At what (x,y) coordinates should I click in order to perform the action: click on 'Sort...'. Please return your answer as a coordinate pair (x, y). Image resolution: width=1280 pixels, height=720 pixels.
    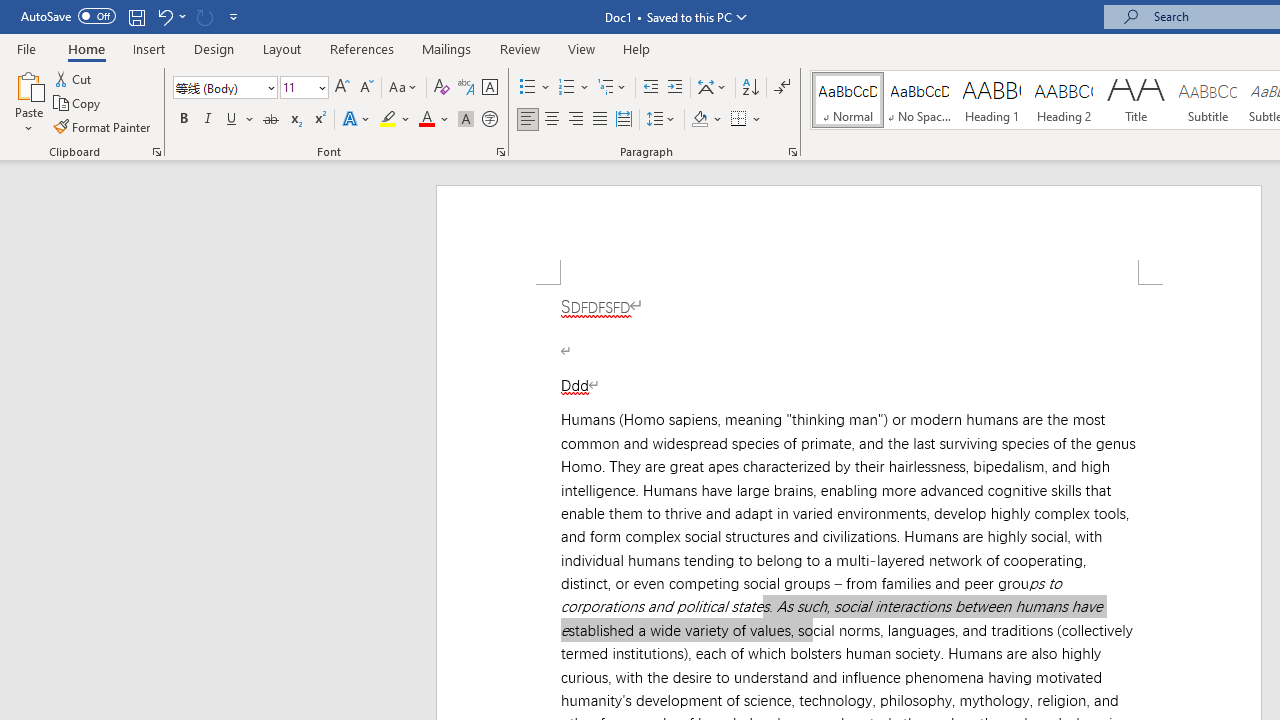
    Looking at the image, I should click on (749, 86).